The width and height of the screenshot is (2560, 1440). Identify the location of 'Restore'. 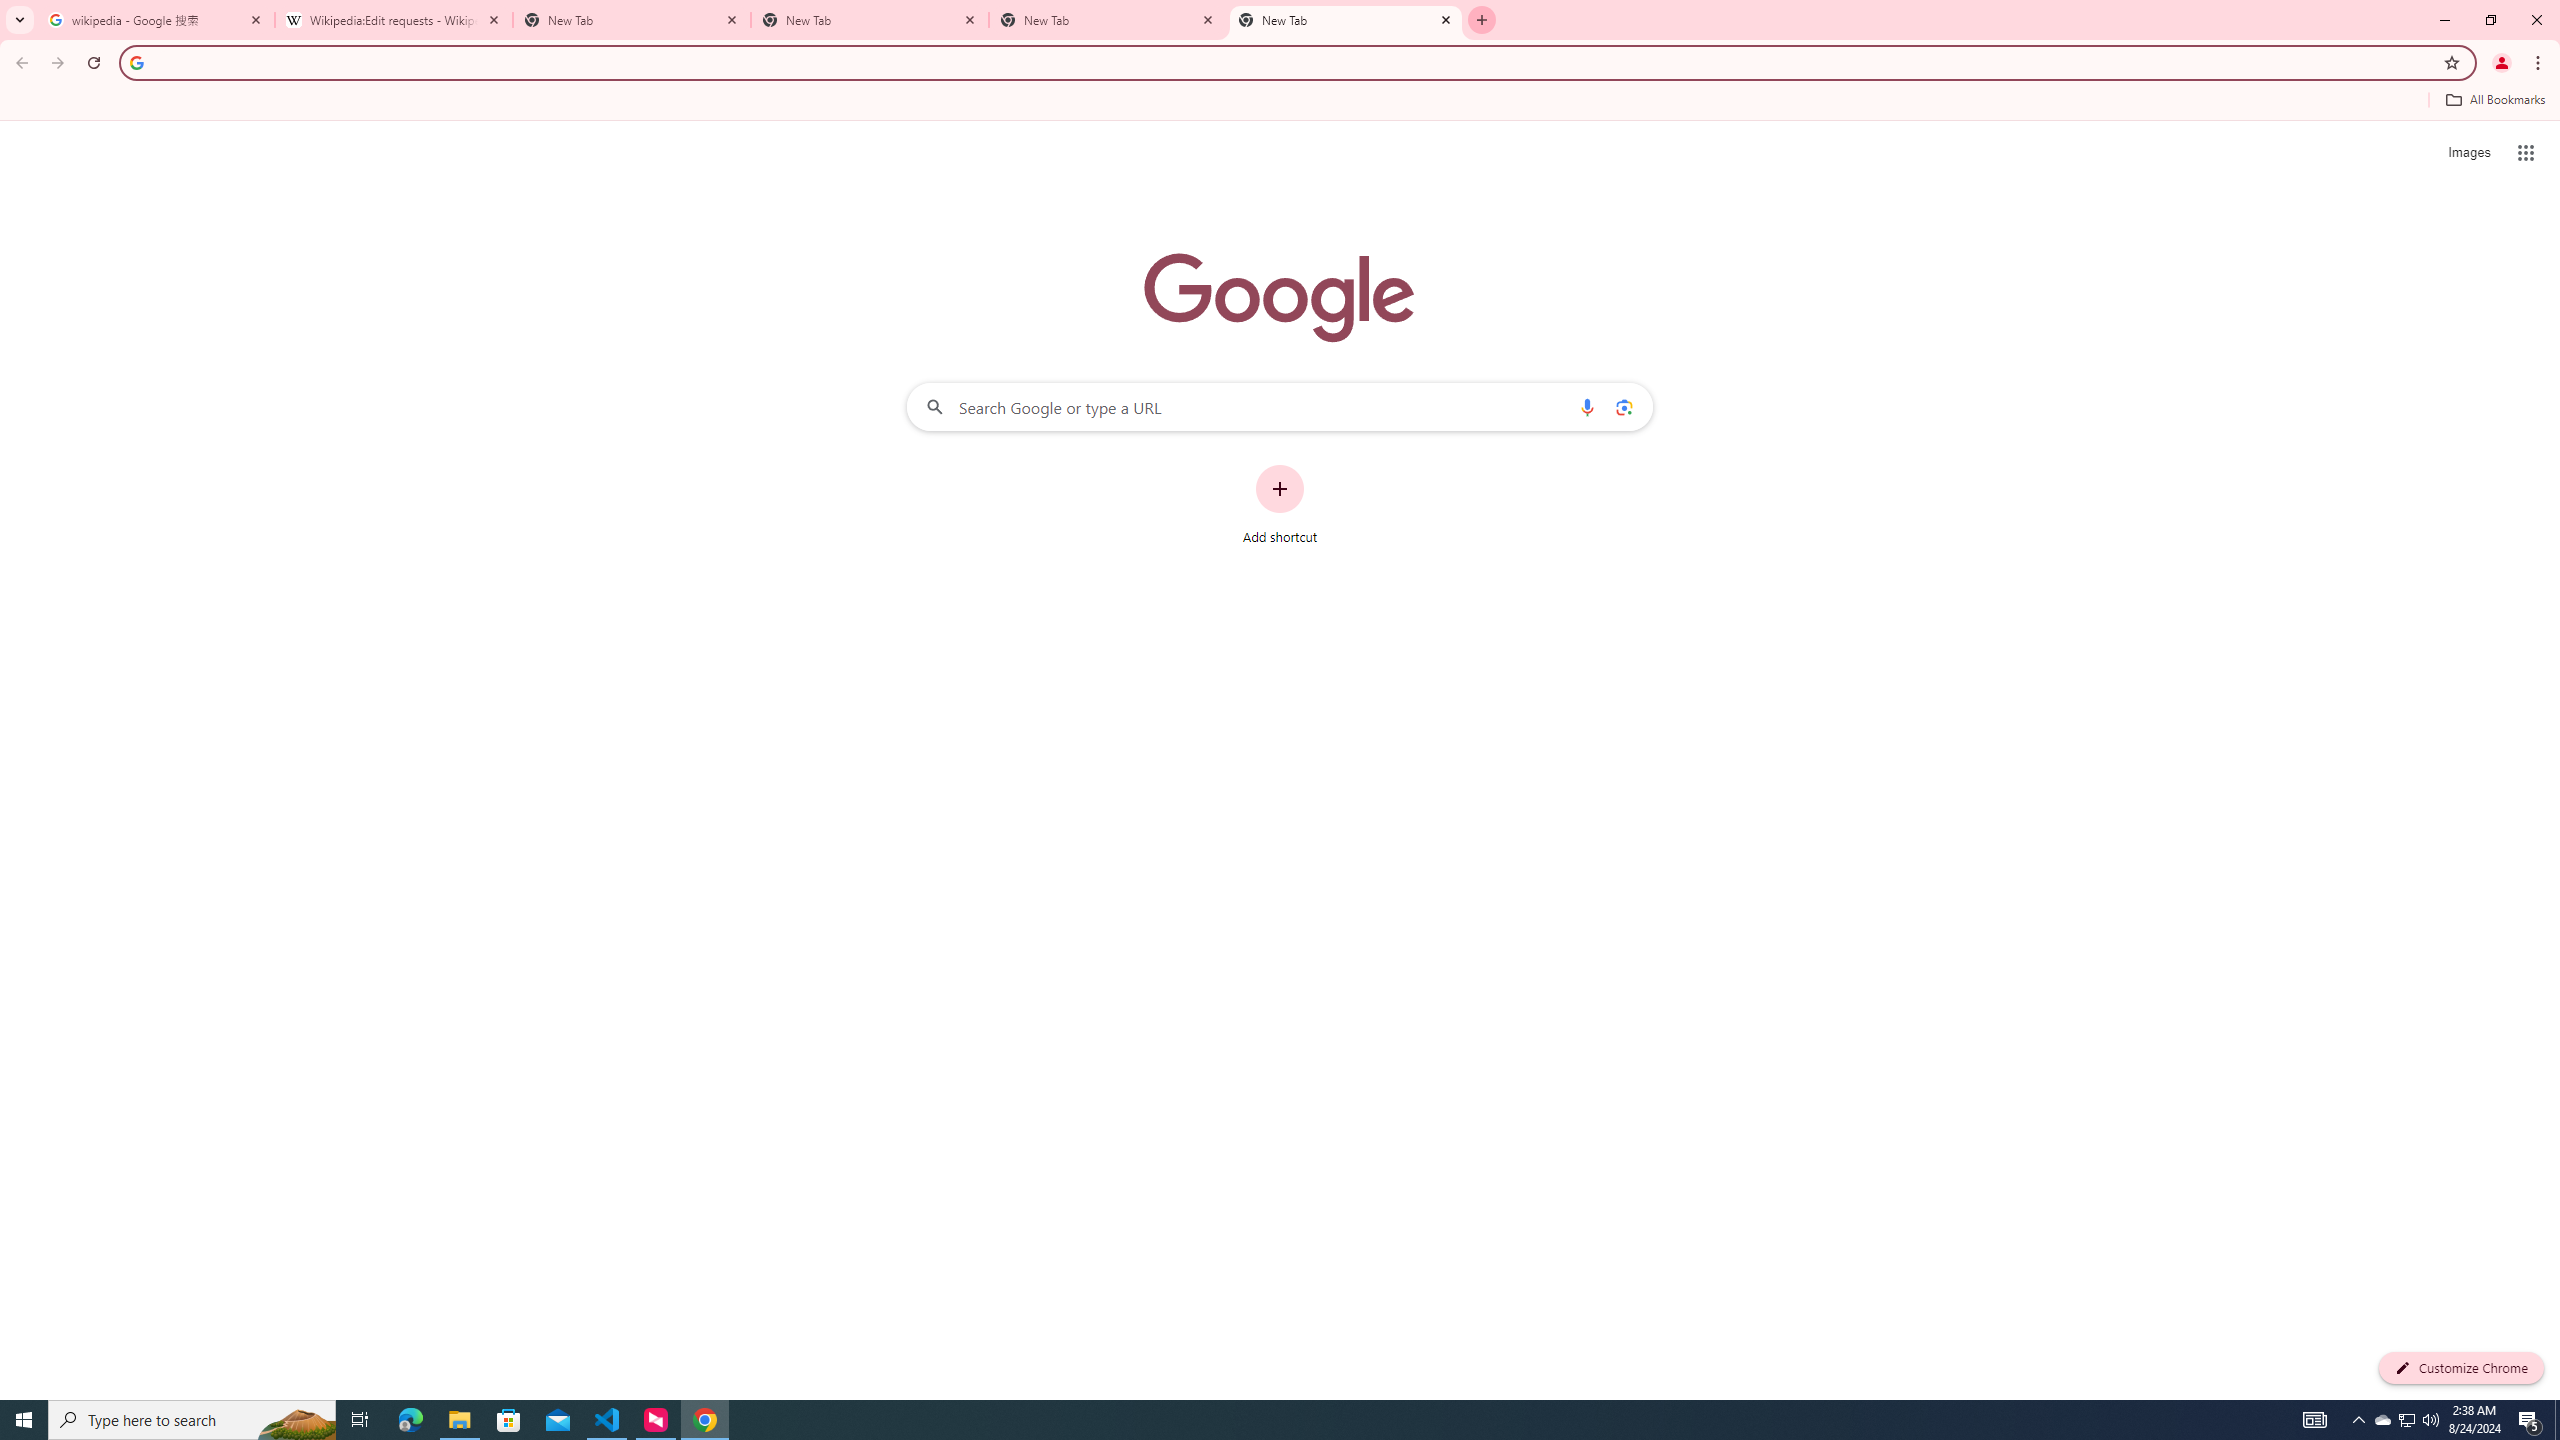
(2490, 19).